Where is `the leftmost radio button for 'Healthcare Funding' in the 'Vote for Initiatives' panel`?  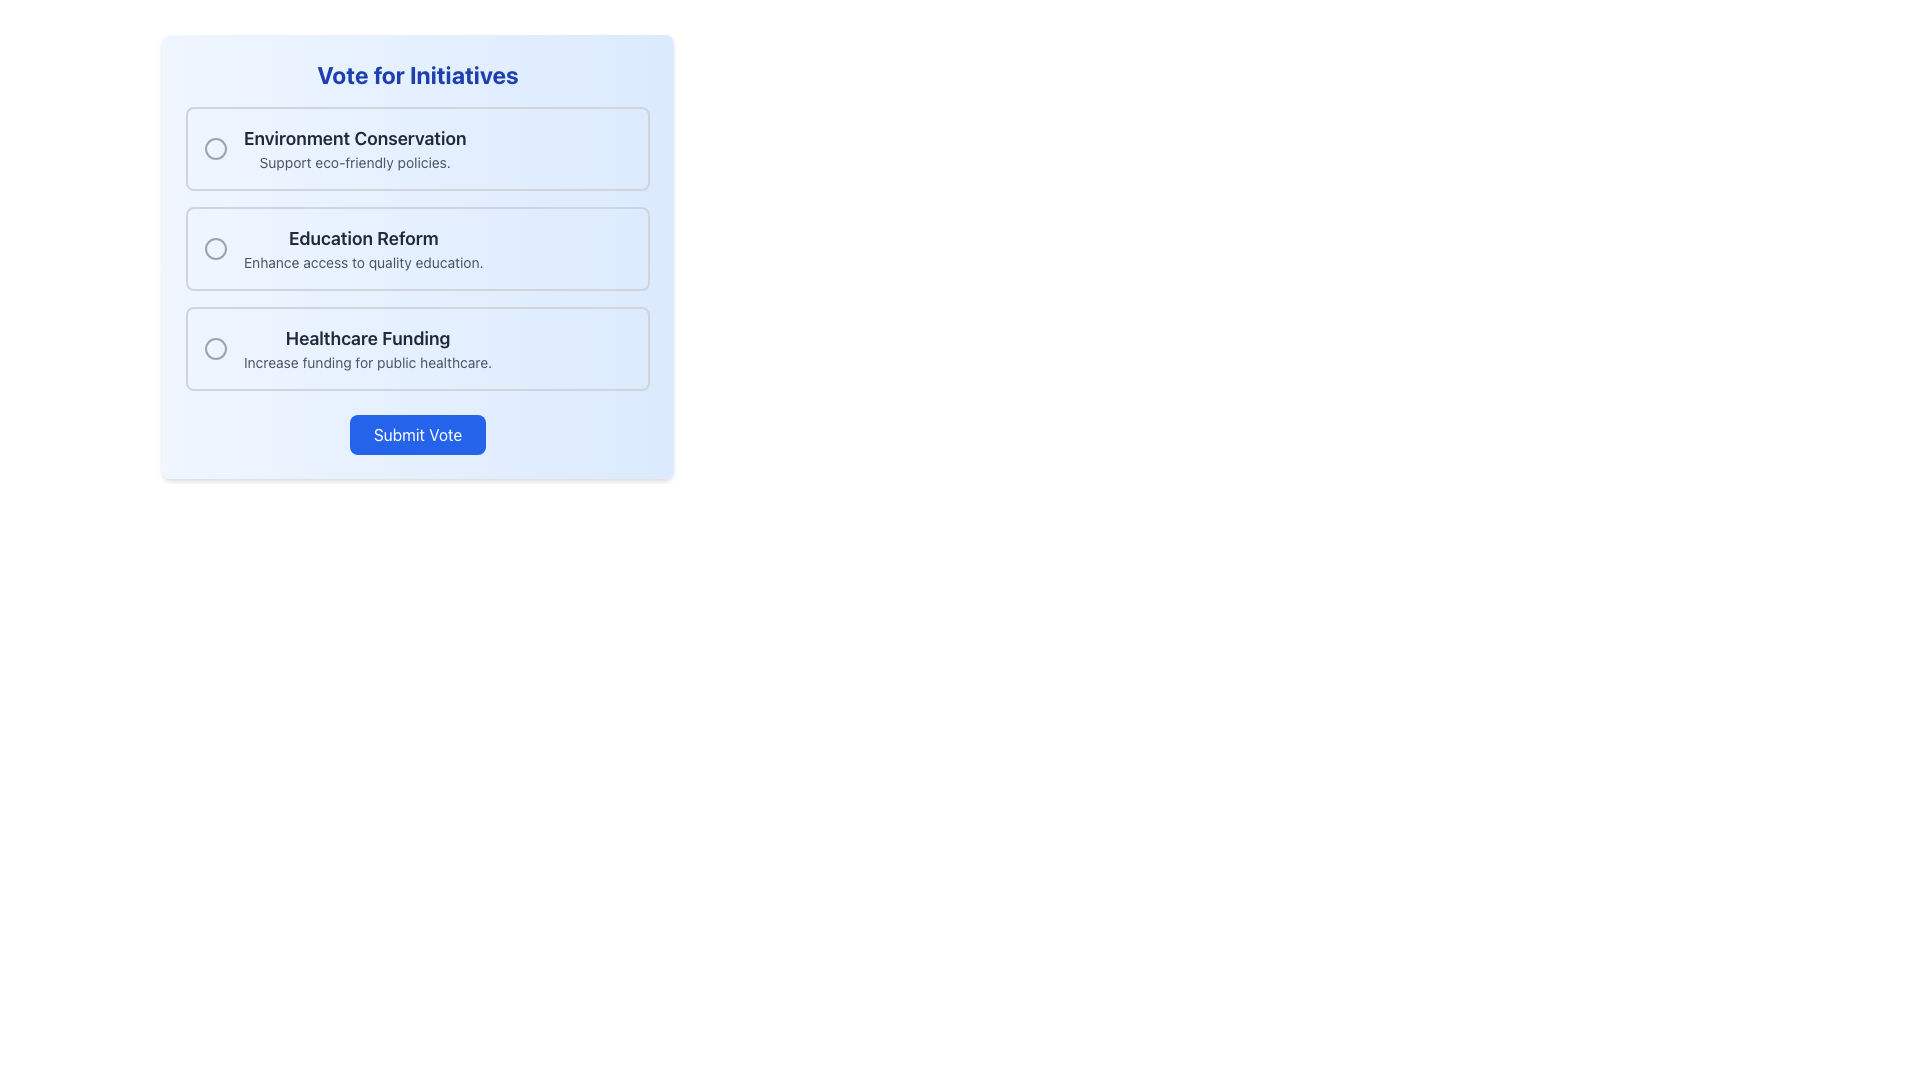
the leftmost radio button for 'Healthcare Funding' in the 'Vote for Initiatives' panel is located at coordinates (216, 347).